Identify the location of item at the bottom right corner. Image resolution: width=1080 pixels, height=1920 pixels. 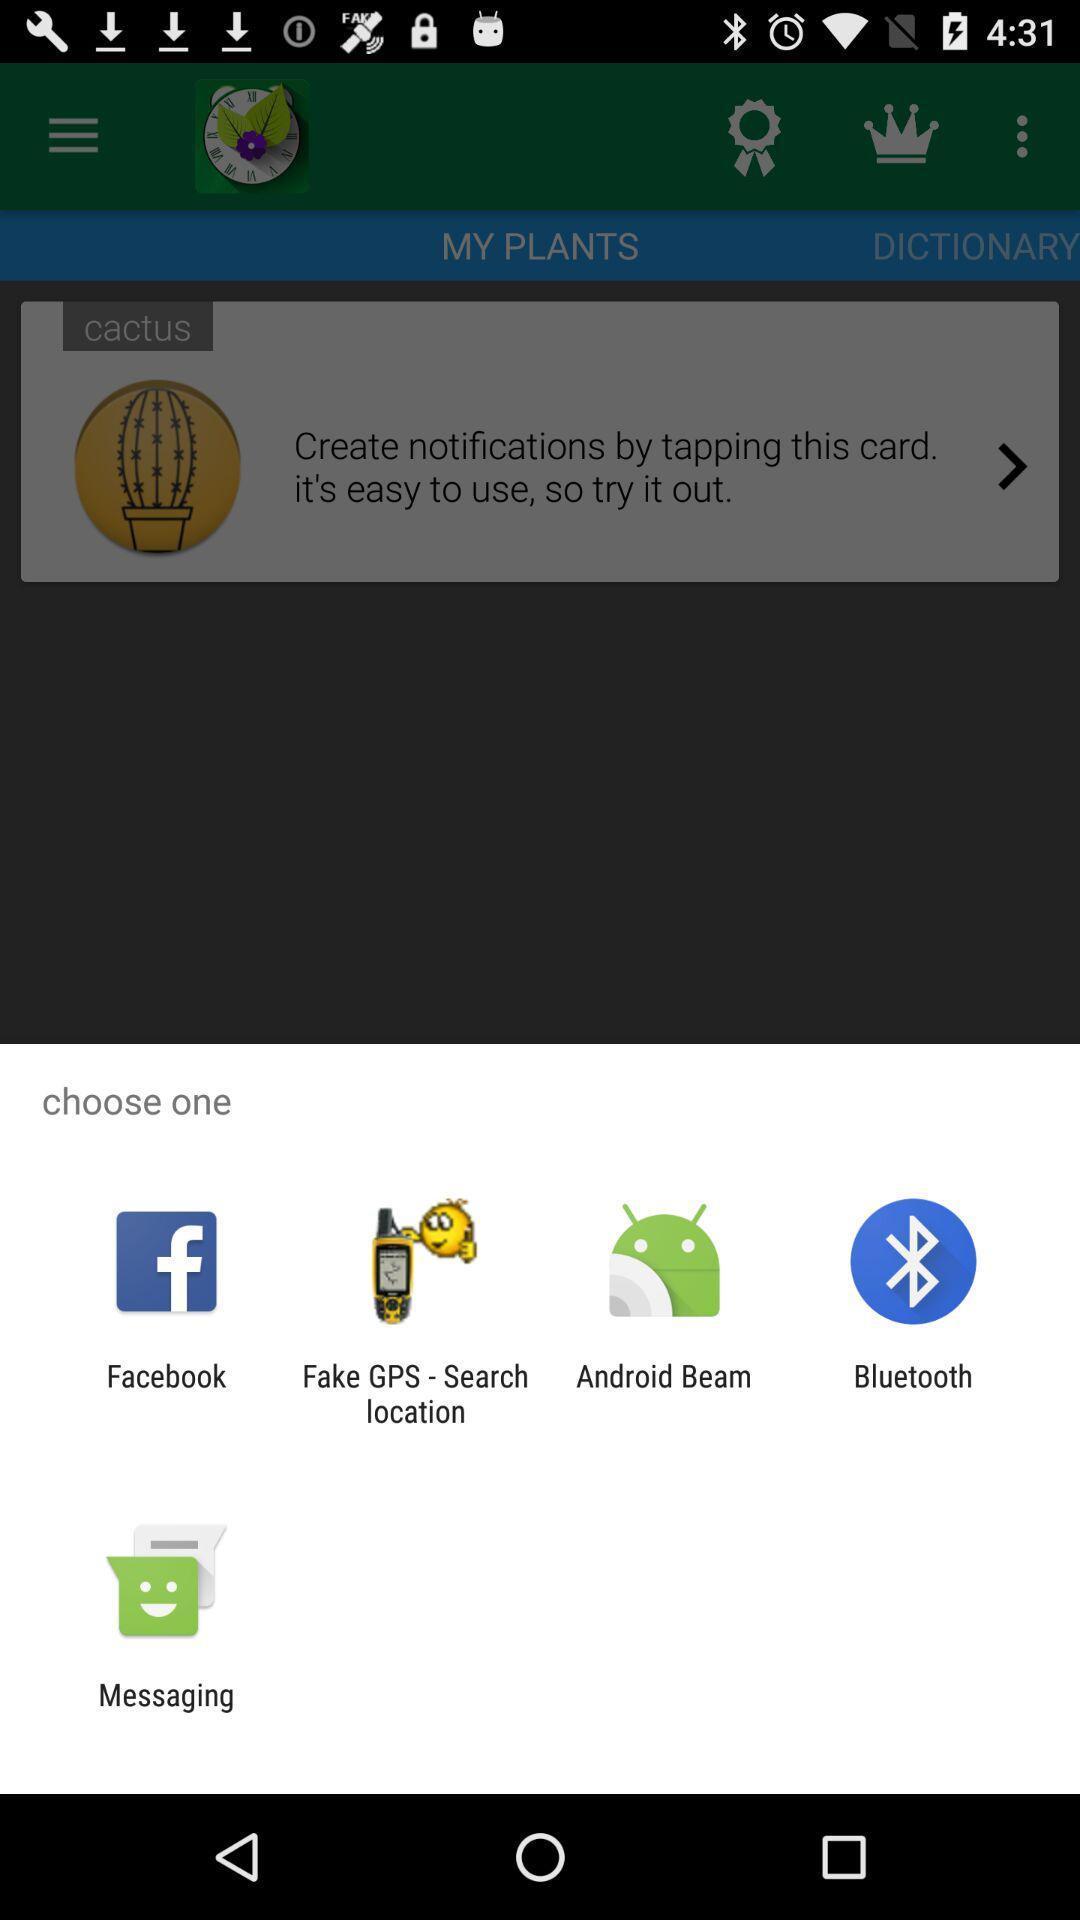
(913, 1392).